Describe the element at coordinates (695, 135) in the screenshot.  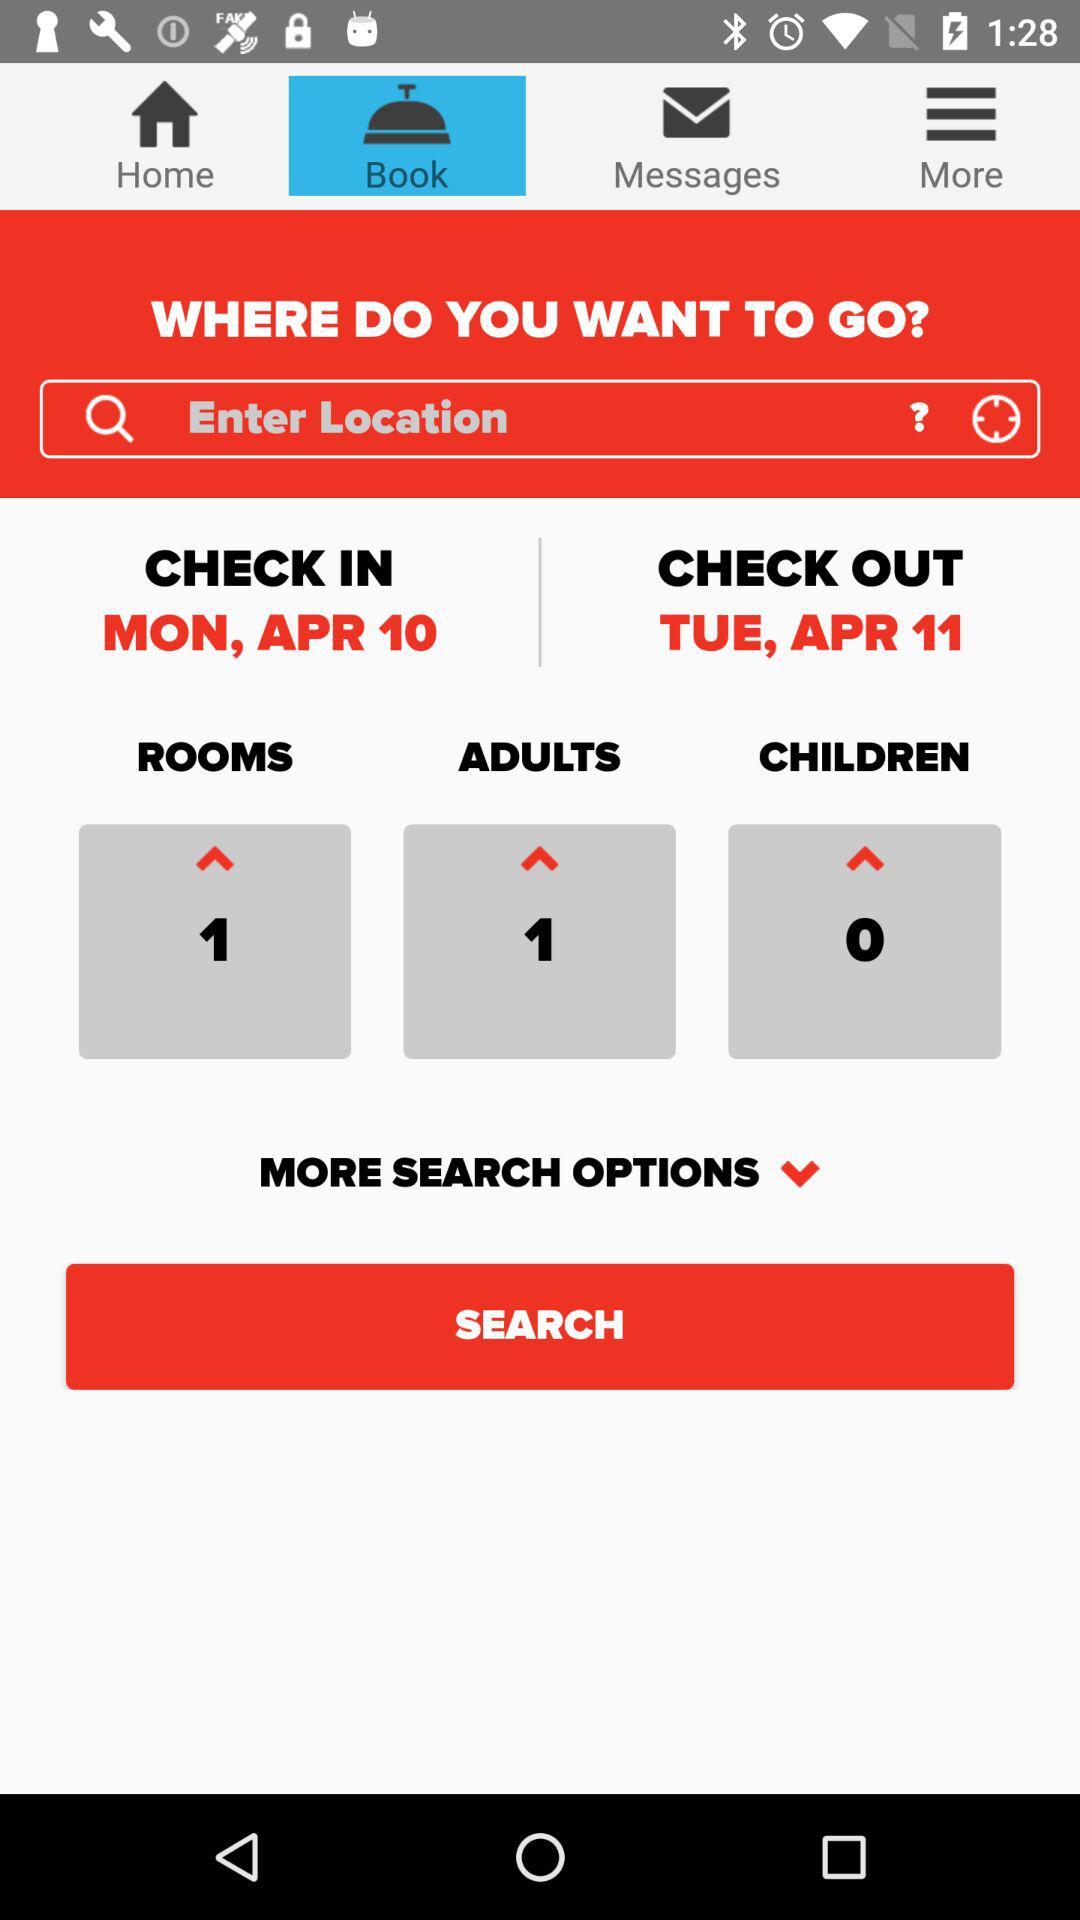
I see `the icon next to the more icon` at that location.